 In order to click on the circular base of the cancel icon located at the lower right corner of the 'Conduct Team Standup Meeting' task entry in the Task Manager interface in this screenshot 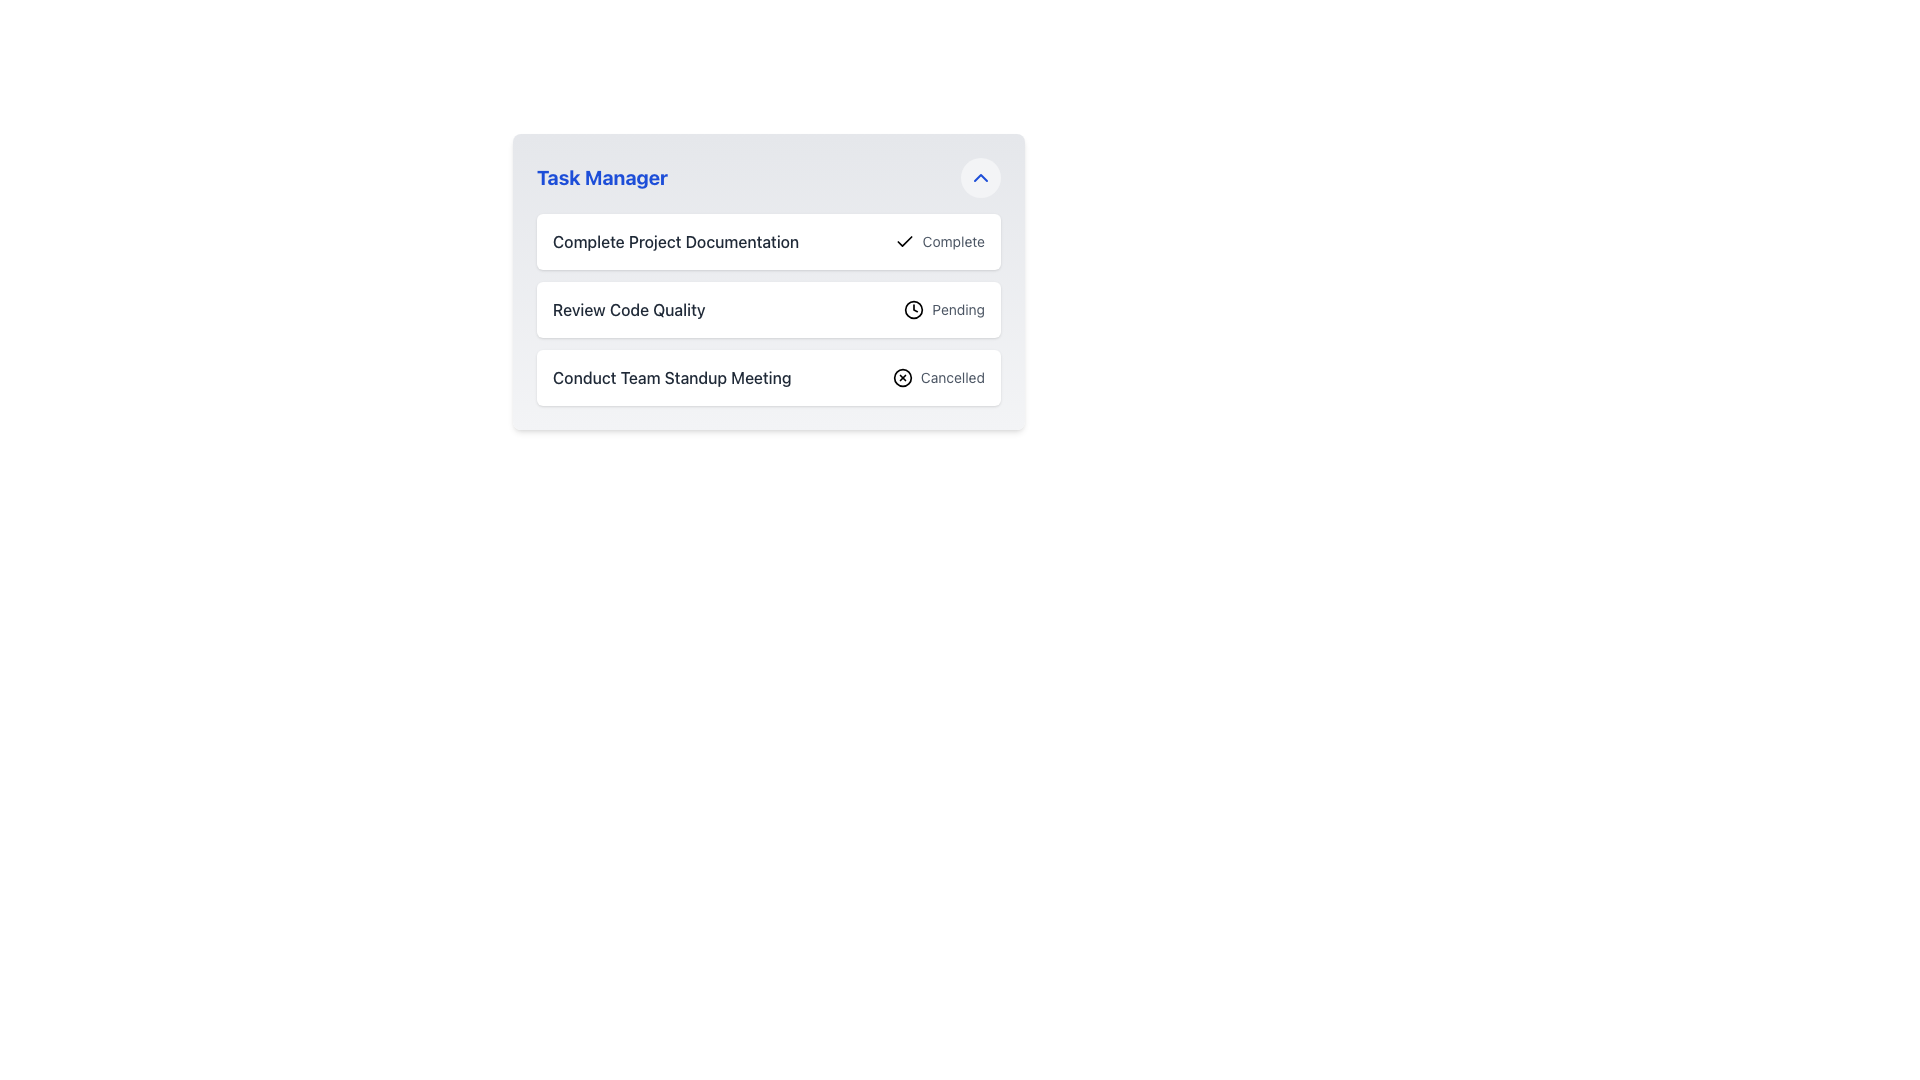, I will do `click(901, 378)`.